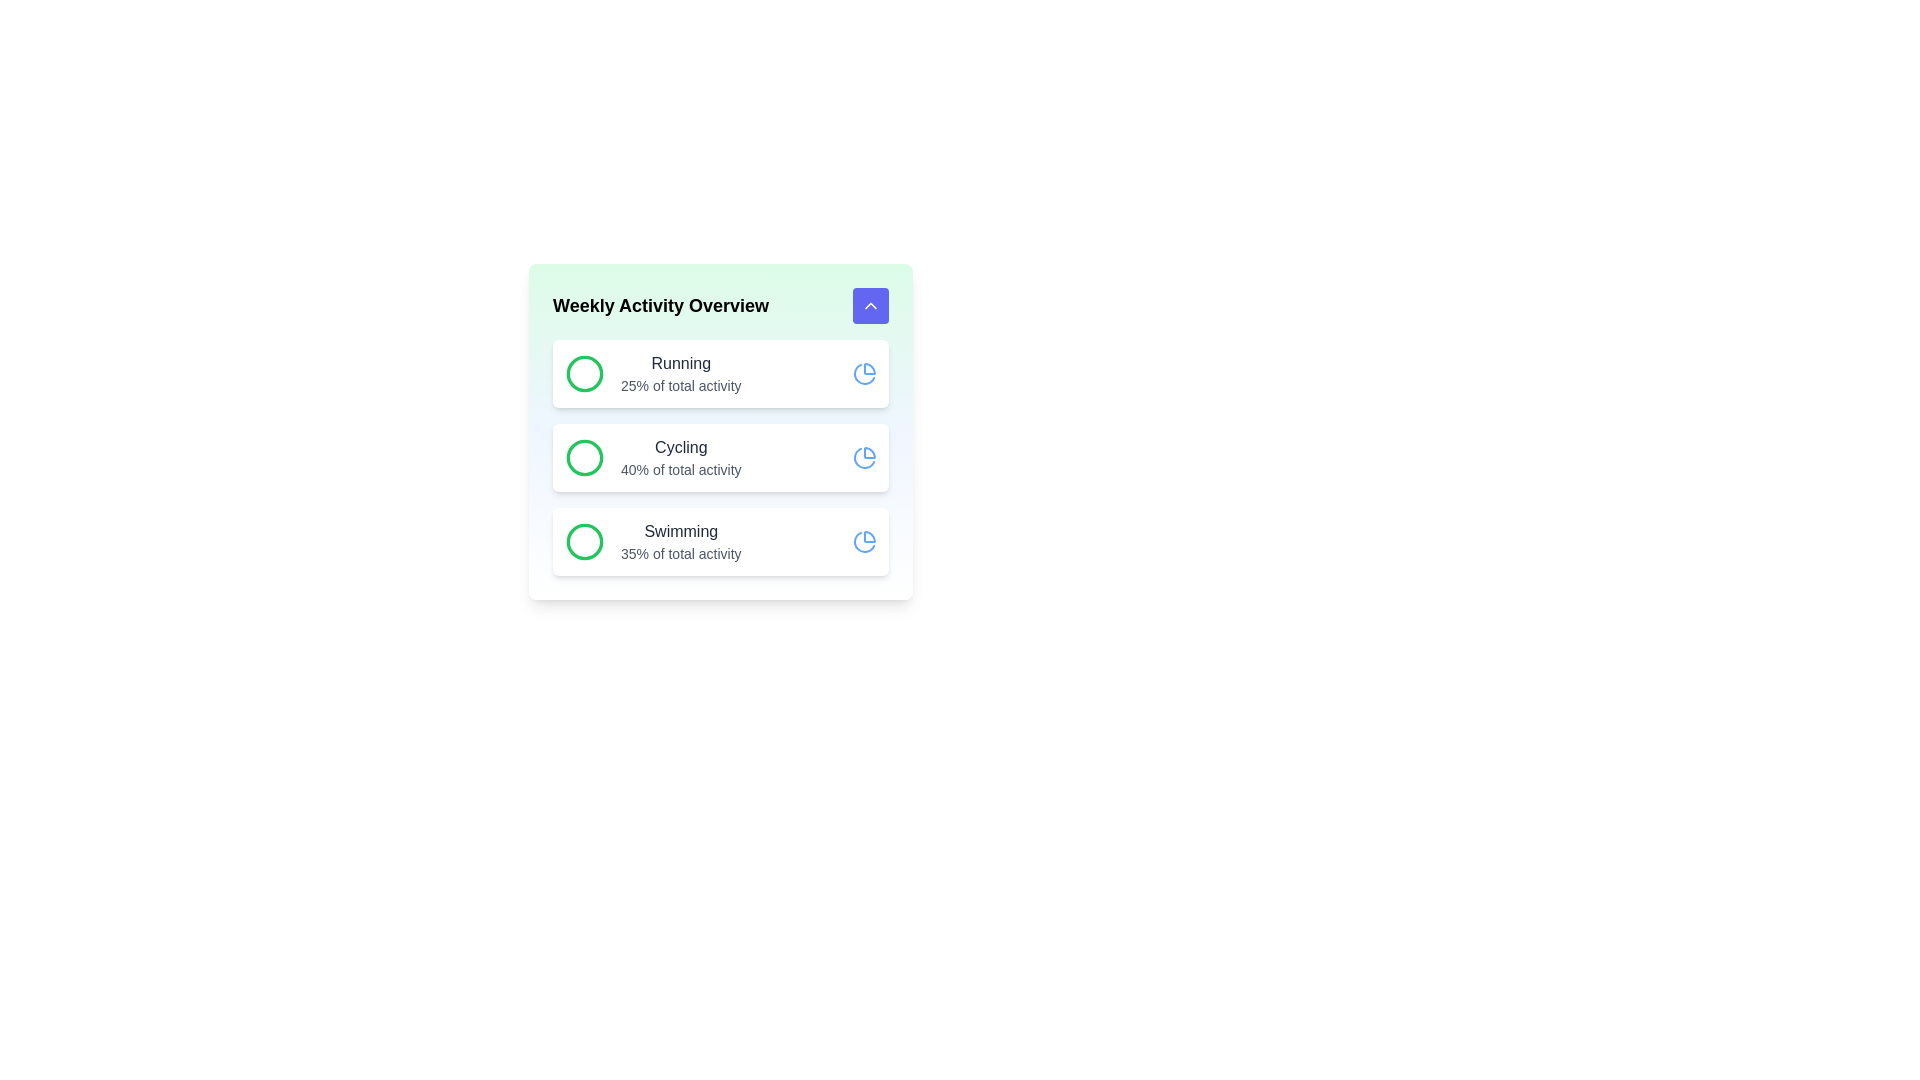 This screenshot has height=1080, width=1920. What do you see at coordinates (584, 542) in the screenshot?
I see `the decorative graphic circle associated with the 'Swim' label located in the third activity row, positioned on the left-hand side of its text` at bounding box center [584, 542].